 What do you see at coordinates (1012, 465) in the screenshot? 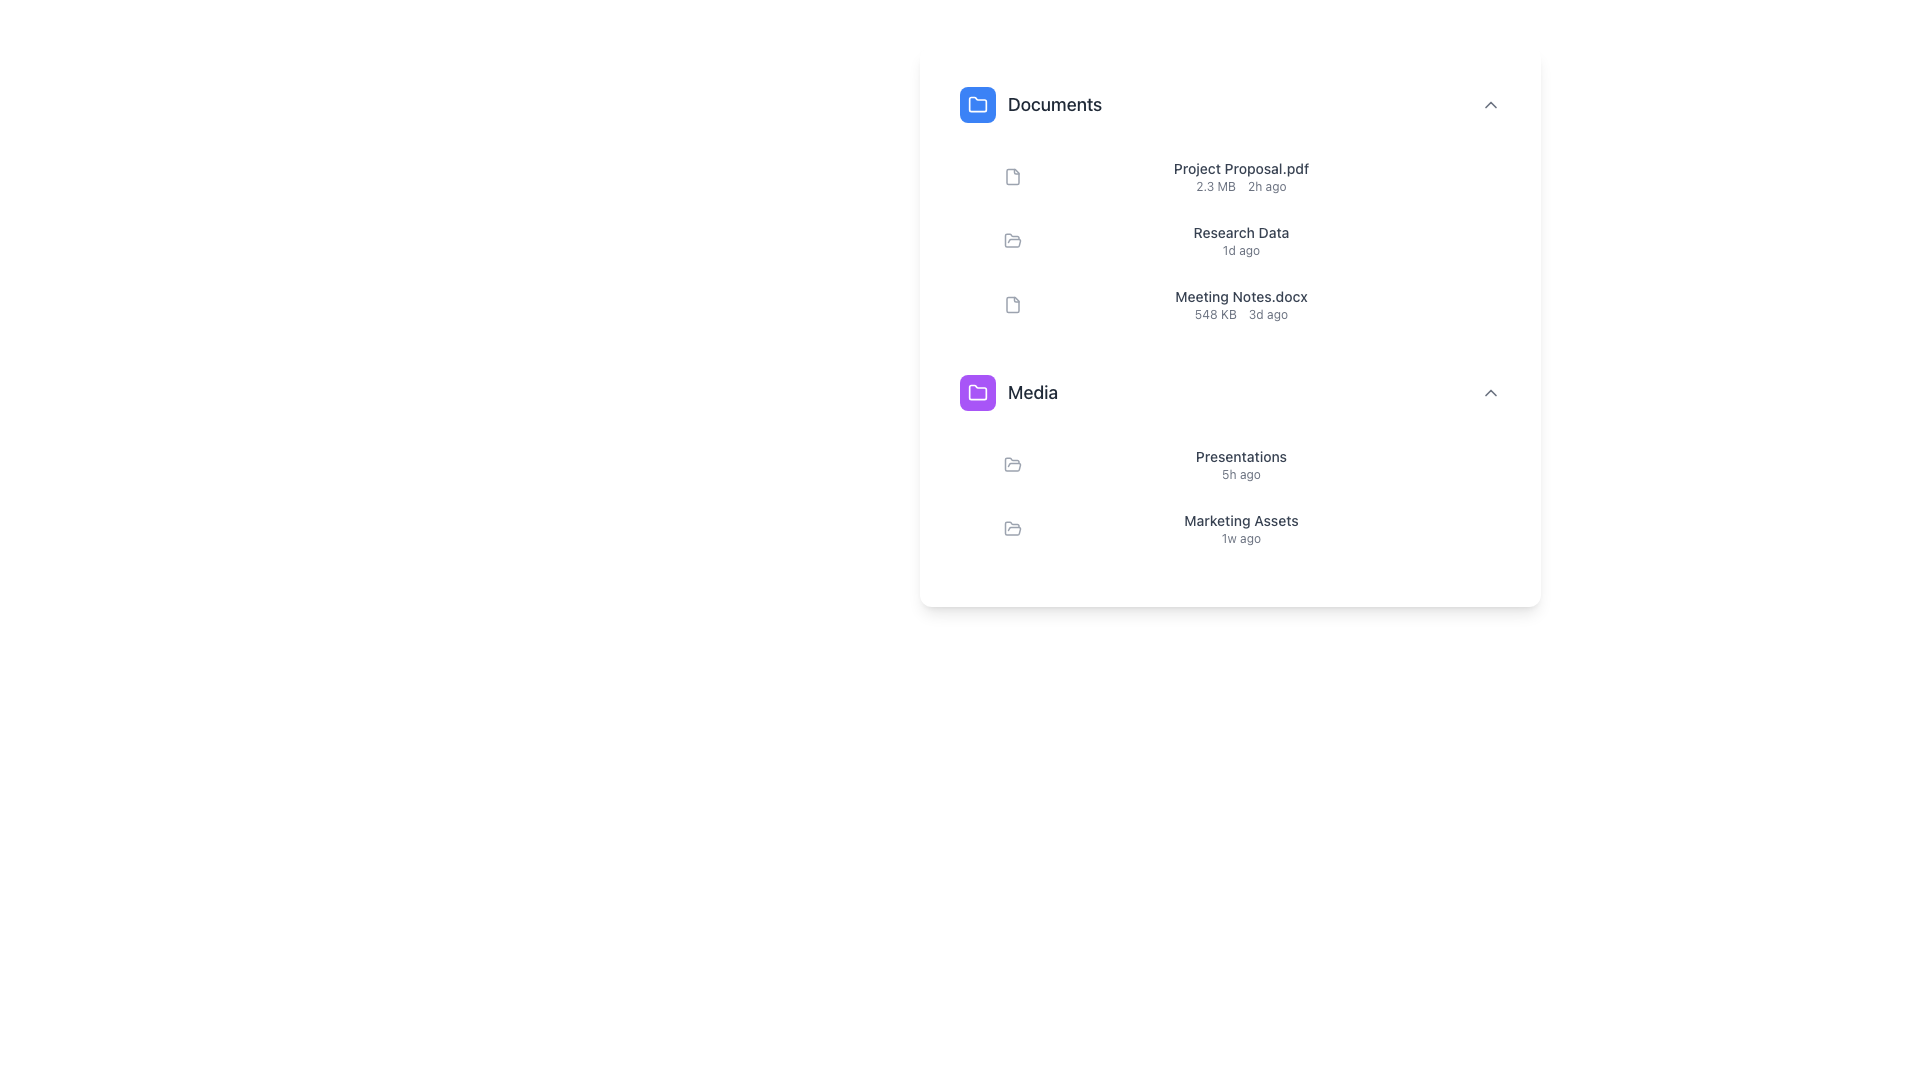
I see `the folder icon located to the left of the text 'Presentations' in the 'Media' category list` at bounding box center [1012, 465].